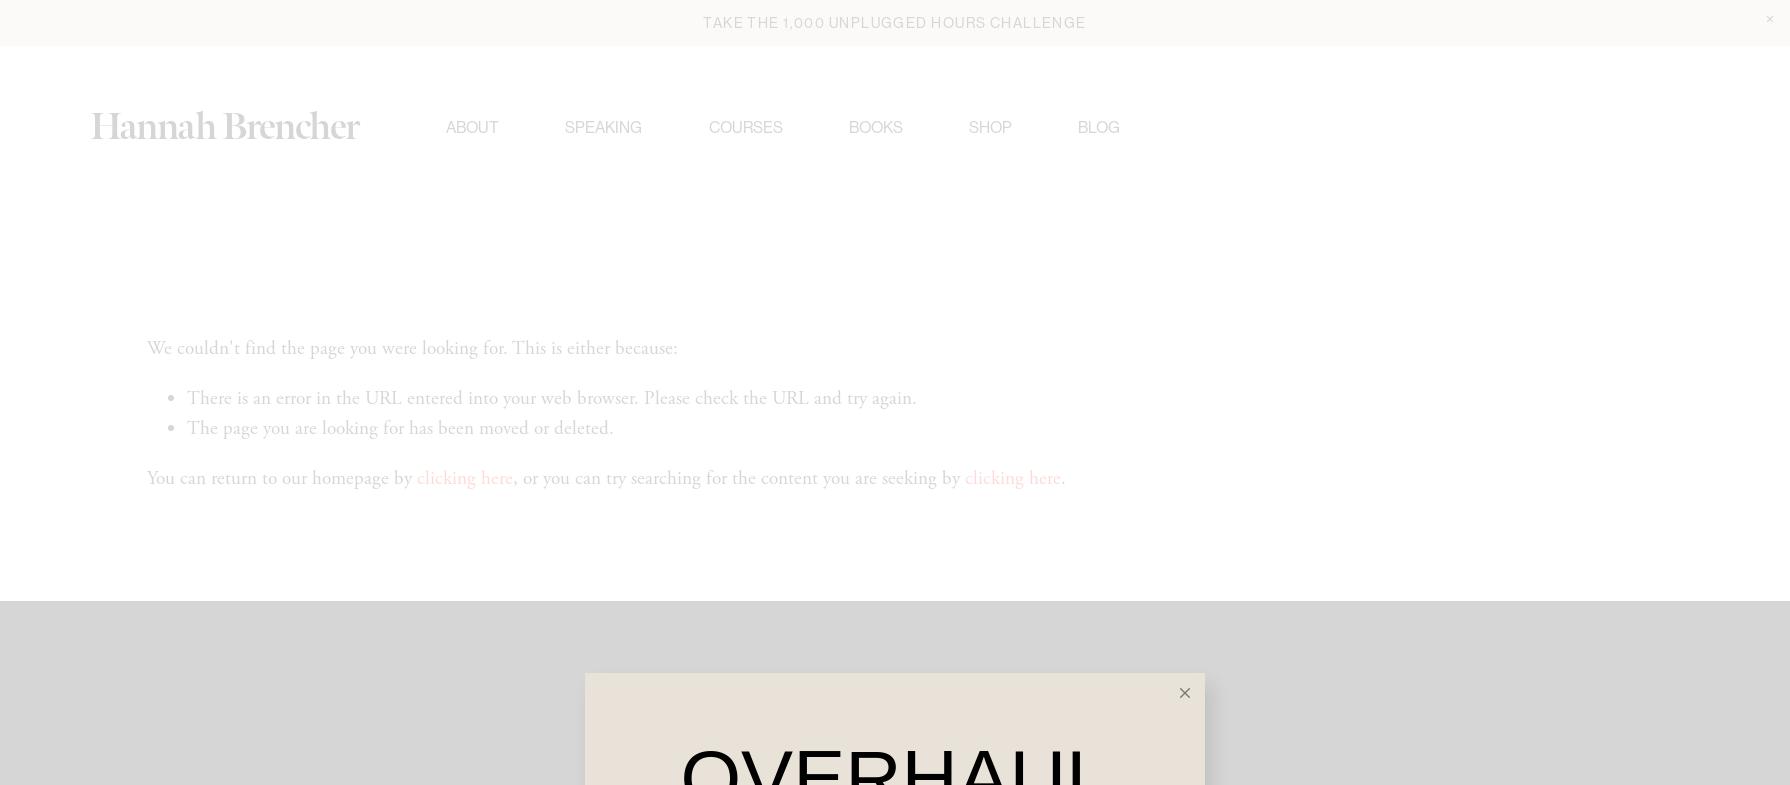 This screenshot has height=785, width=1790. I want to click on 'take the 1,000 unplugged hours challenge', so click(893, 20).